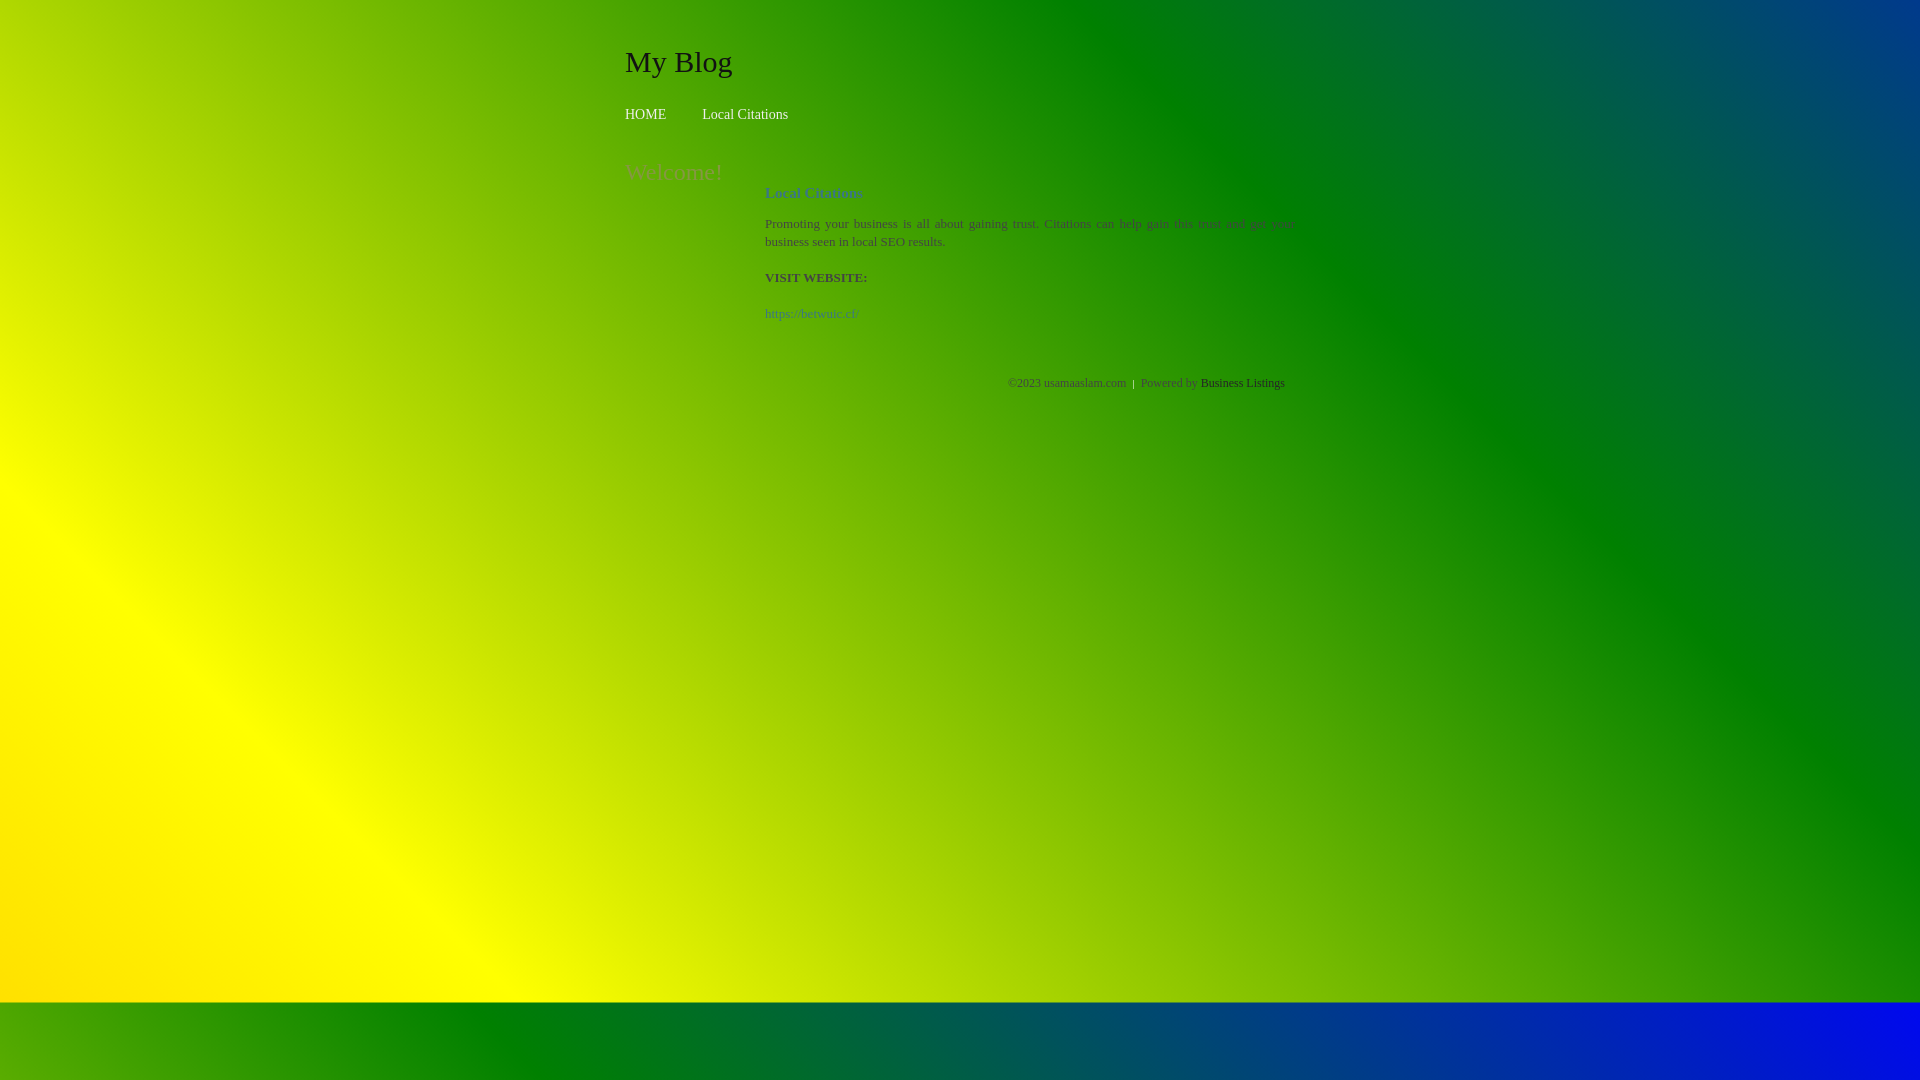 Image resolution: width=1920 pixels, height=1080 pixels. What do you see at coordinates (678, 60) in the screenshot?
I see `'My Blog'` at bounding box center [678, 60].